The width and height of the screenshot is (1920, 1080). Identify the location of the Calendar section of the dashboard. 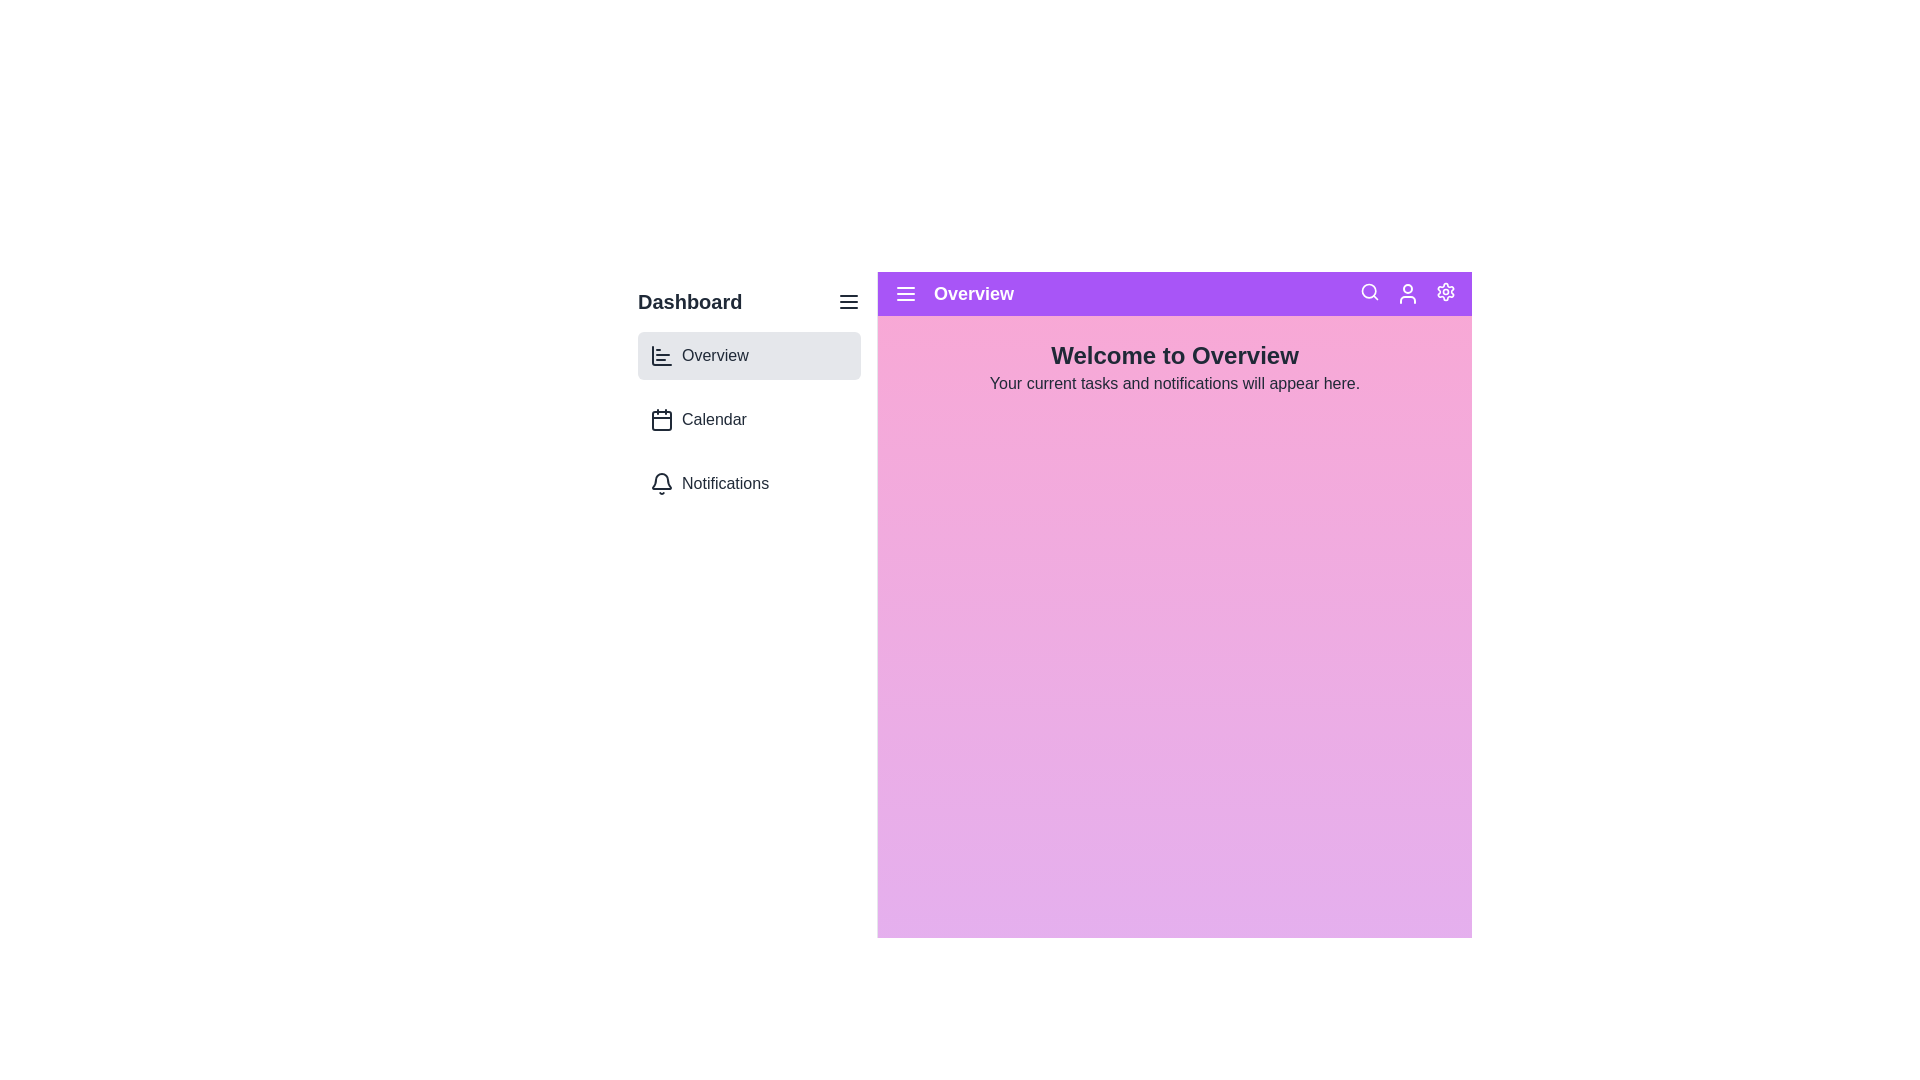
(748, 419).